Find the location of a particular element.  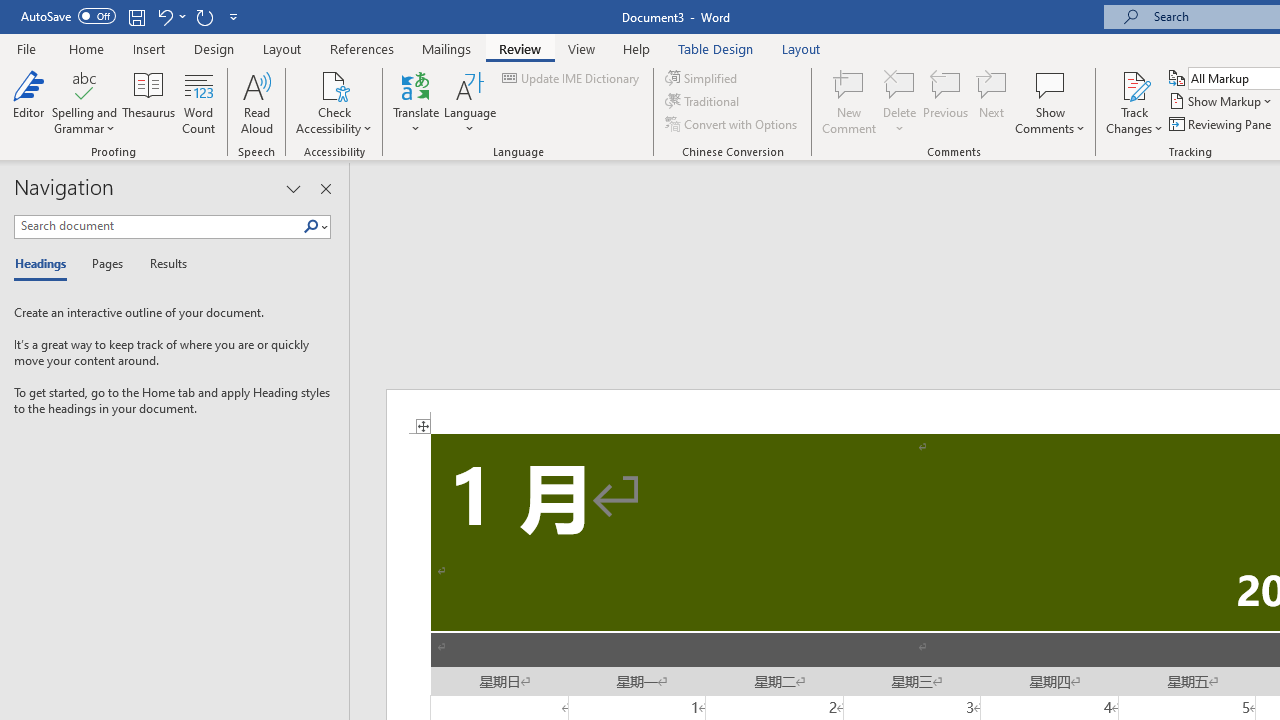

'Spelling and Grammar' is located at coordinates (84, 84).